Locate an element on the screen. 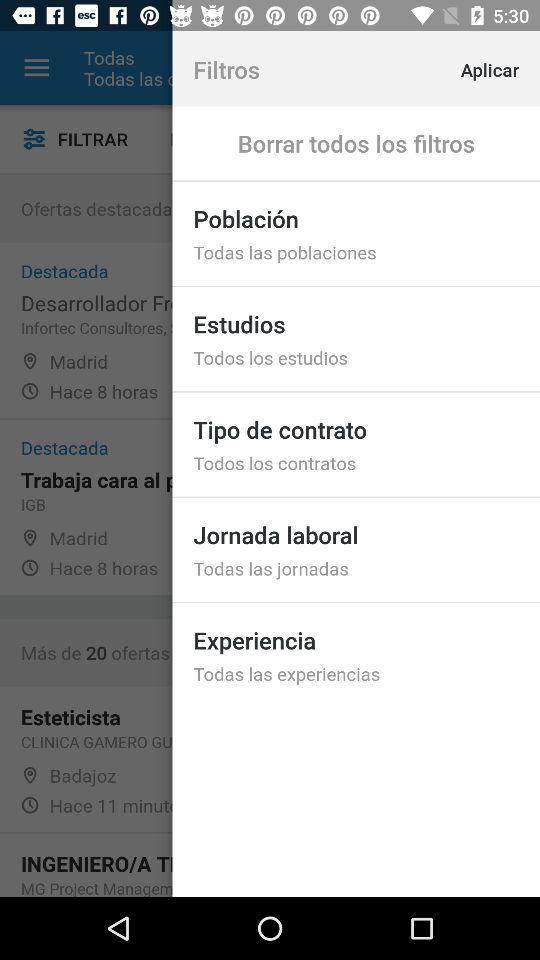  item next to the todas item is located at coordinates (36, 68).